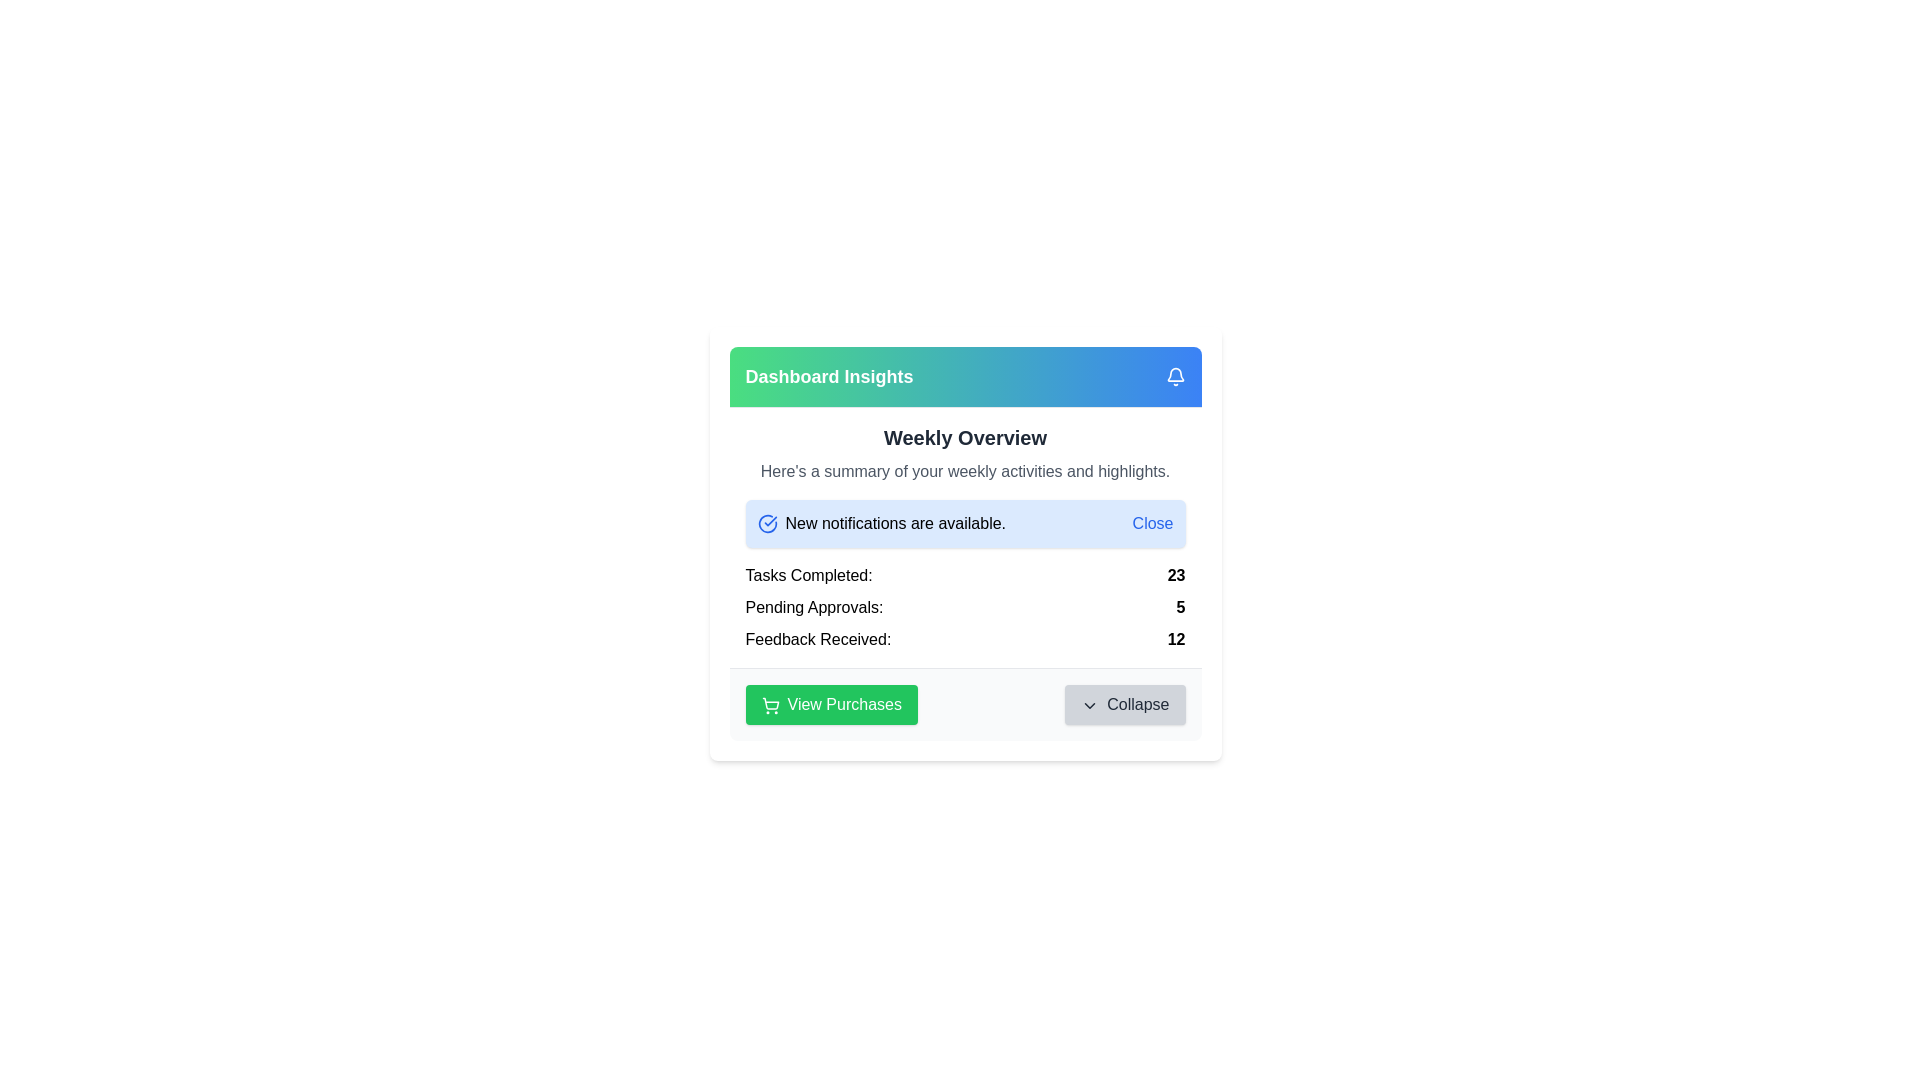  What do you see at coordinates (965, 536) in the screenshot?
I see `the Information Card that summarizes weekly activities, including completed tasks, pending approvals, and received feedback, located in the 'Dashboard Insights' section of the UI` at bounding box center [965, 536].